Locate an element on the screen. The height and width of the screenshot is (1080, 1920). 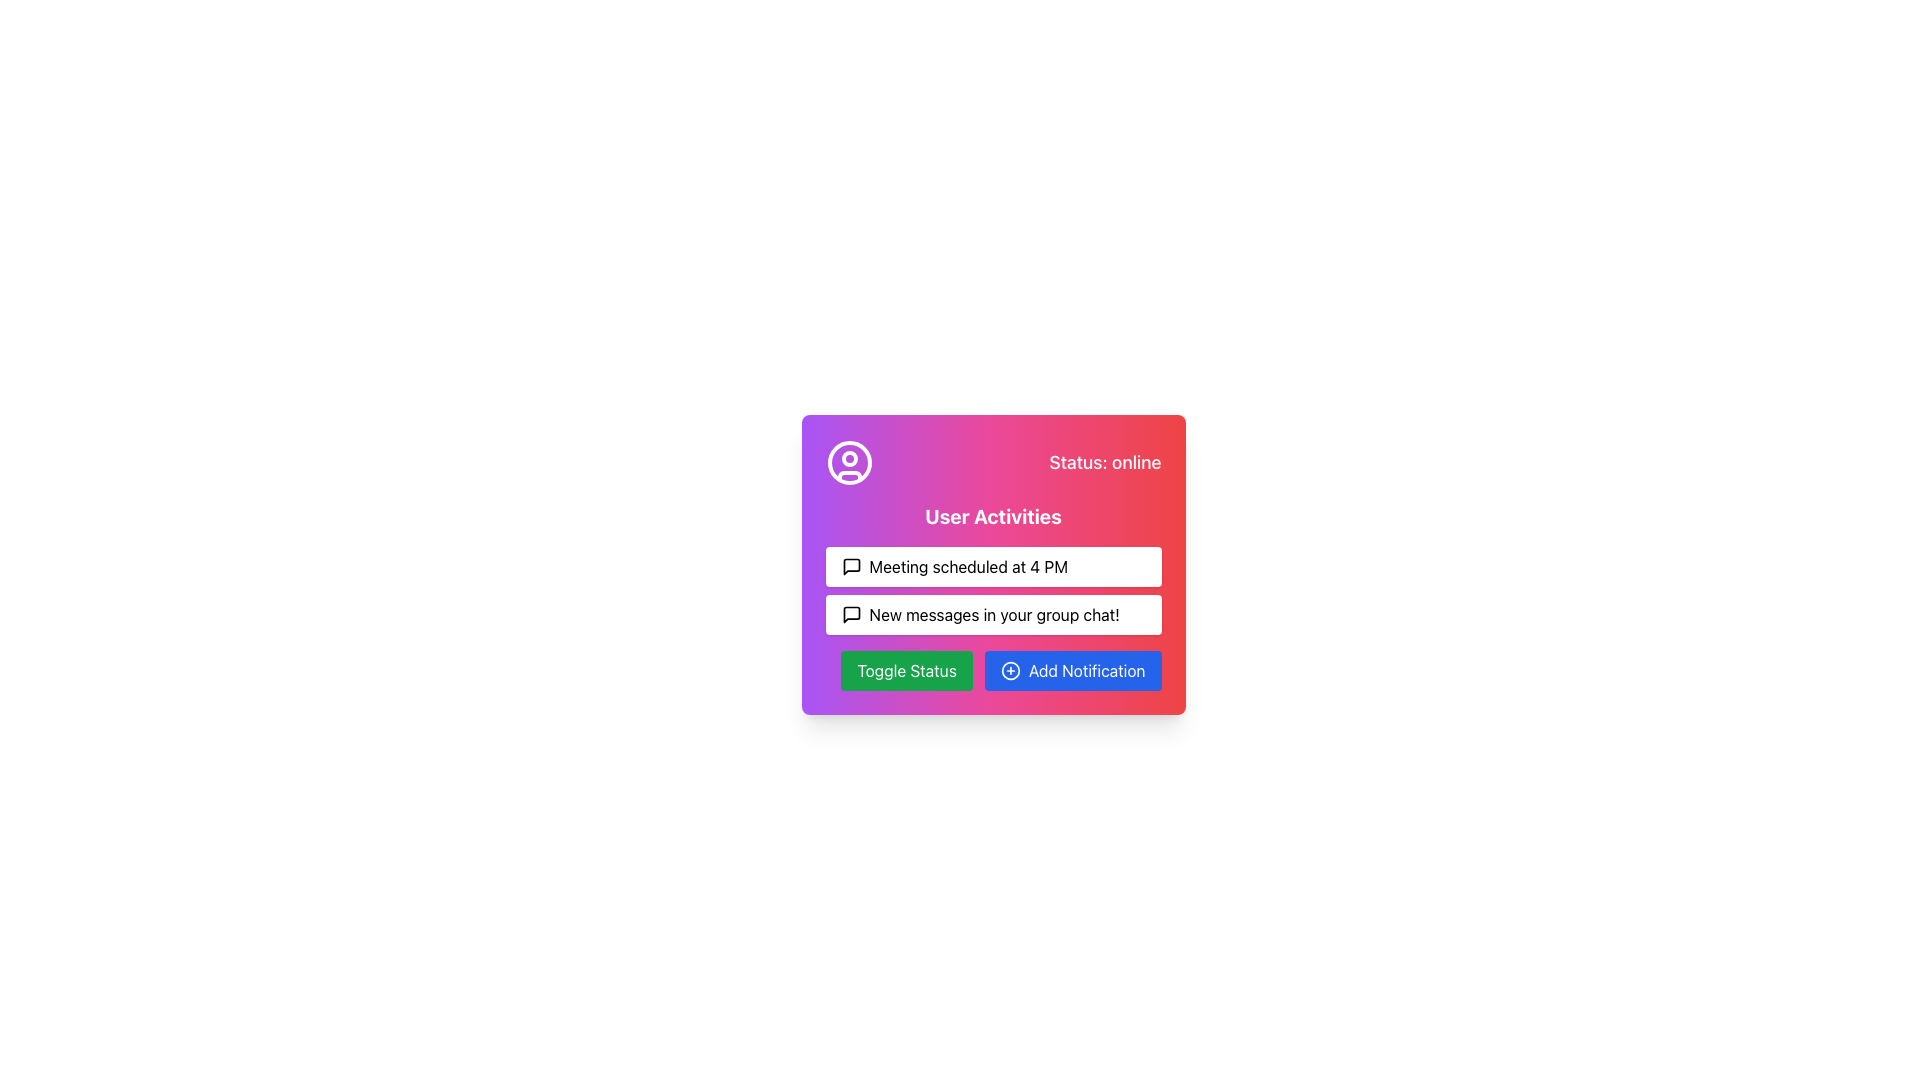
the 'Add Notification' button with a blue background and white text is located at coordinates (1072, 671).